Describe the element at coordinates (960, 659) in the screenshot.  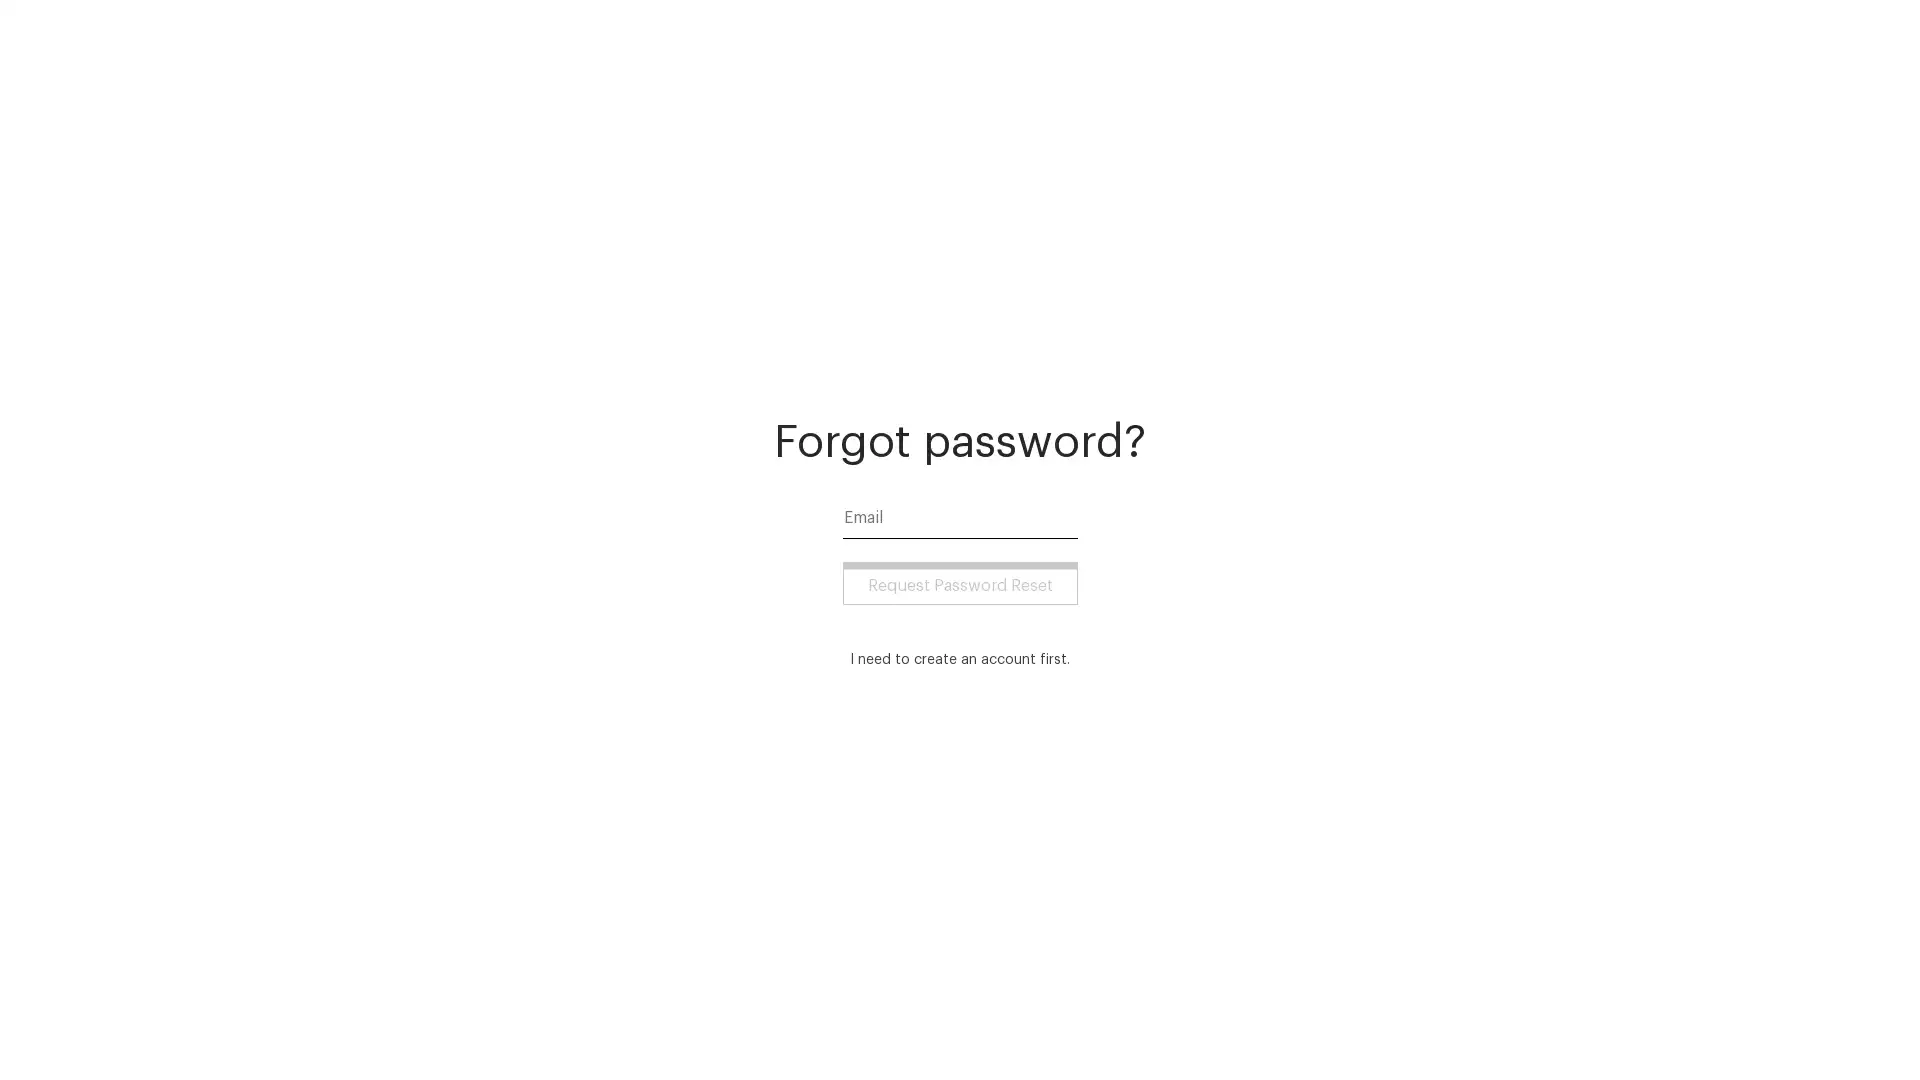
I see `I need to create an account first.` at that location.